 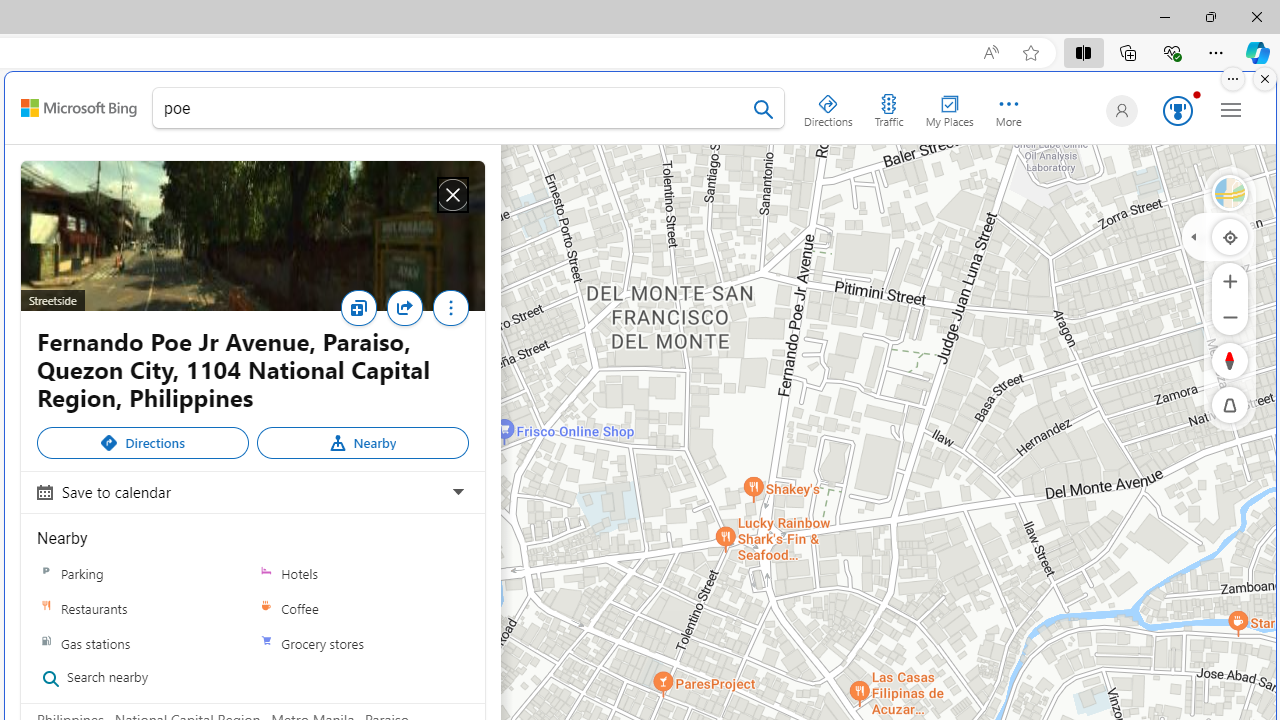 I want to click on 'Zoom In', so click(x=1229, y=280).